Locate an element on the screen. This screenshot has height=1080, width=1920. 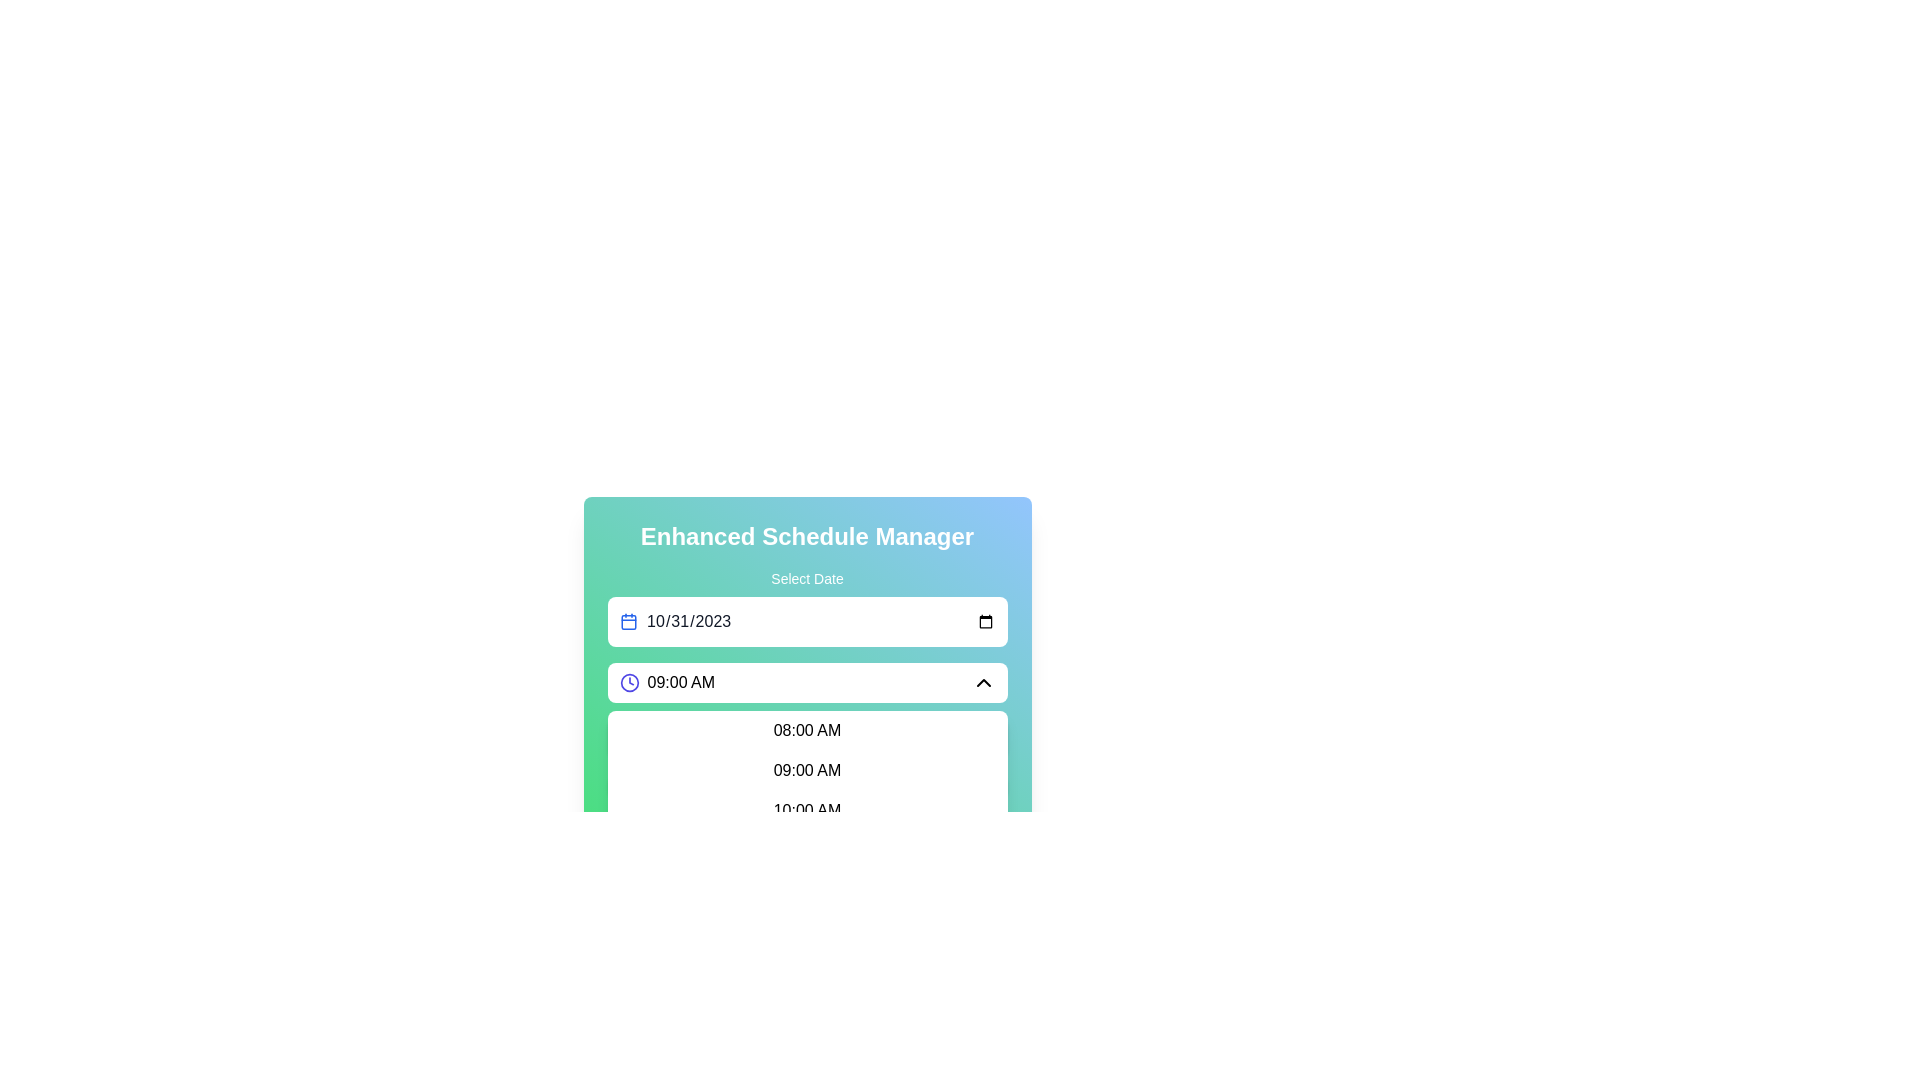
the decorative element within the SVG calendar icon, which is centrally located inside the calendar and enhances its representation is located at coordinates (627, 621).